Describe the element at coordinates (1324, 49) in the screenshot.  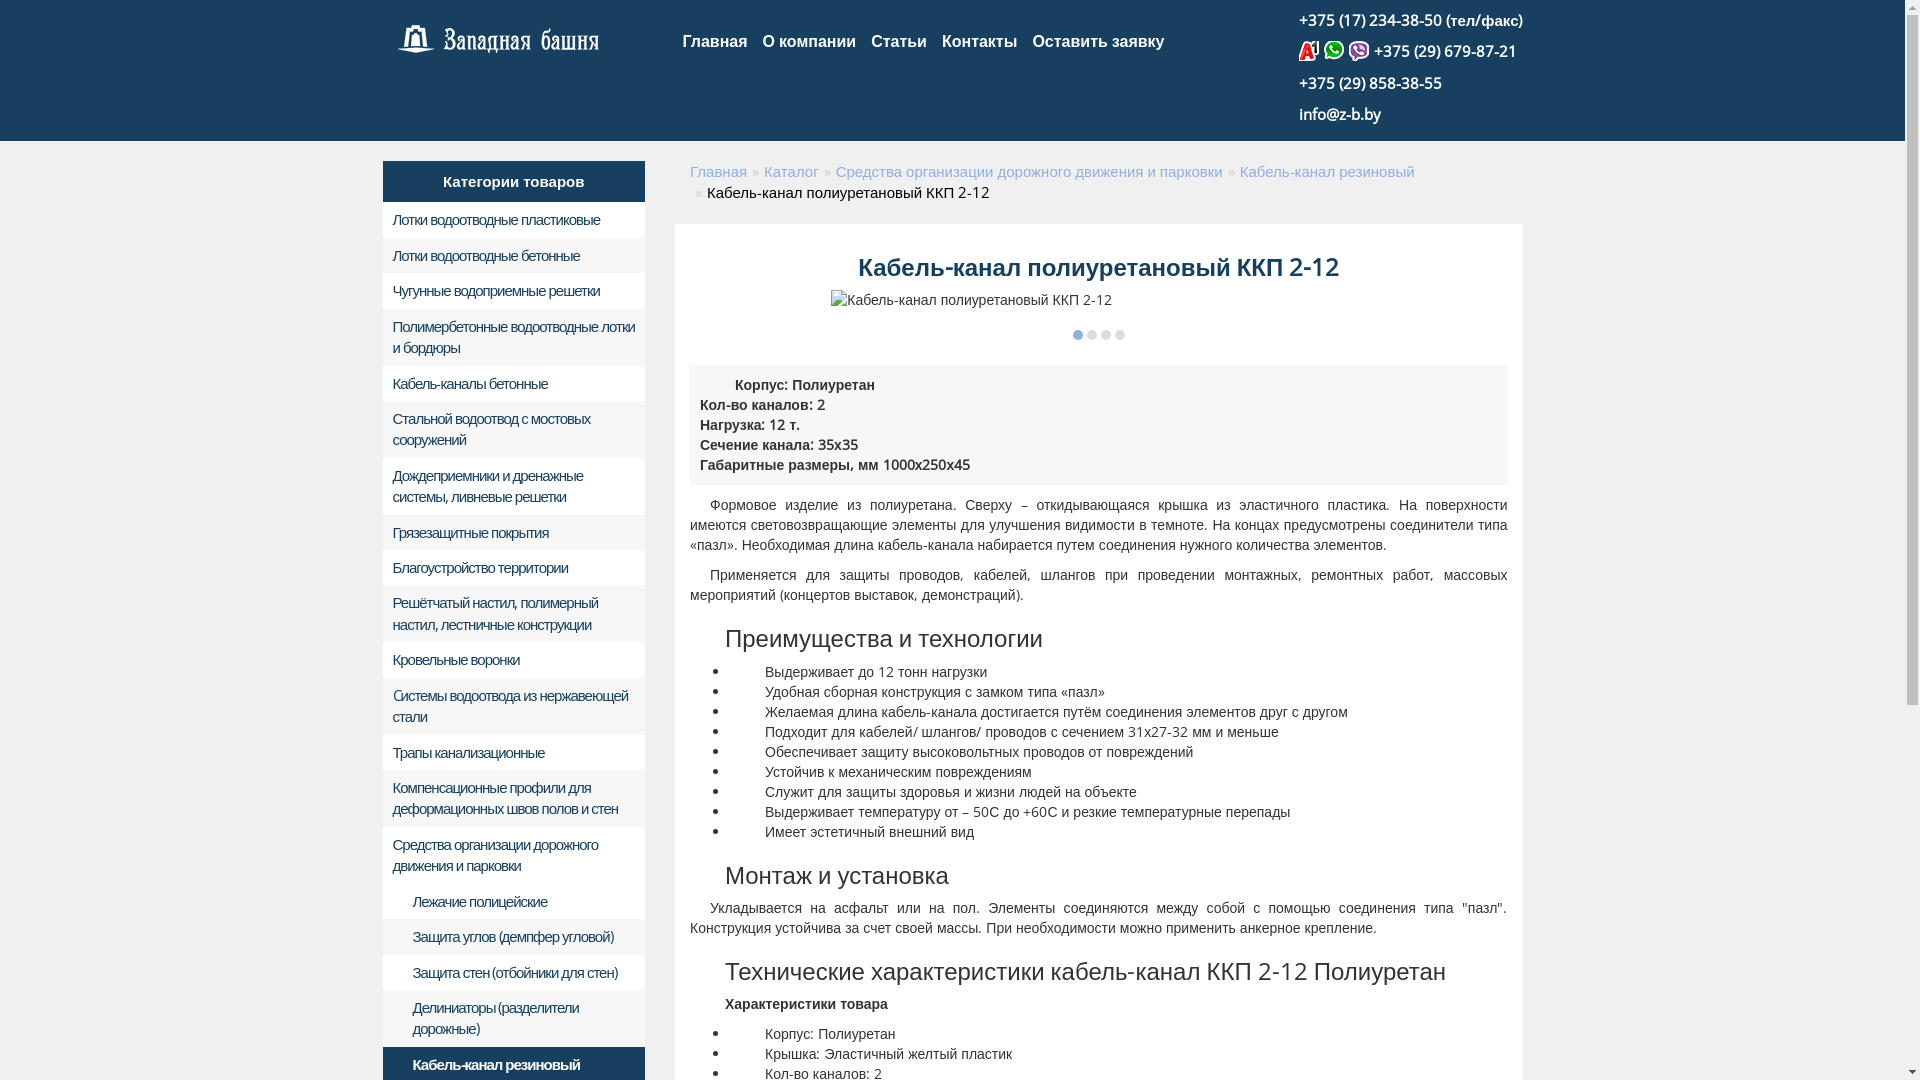
I see `'whatsap'` at that location.